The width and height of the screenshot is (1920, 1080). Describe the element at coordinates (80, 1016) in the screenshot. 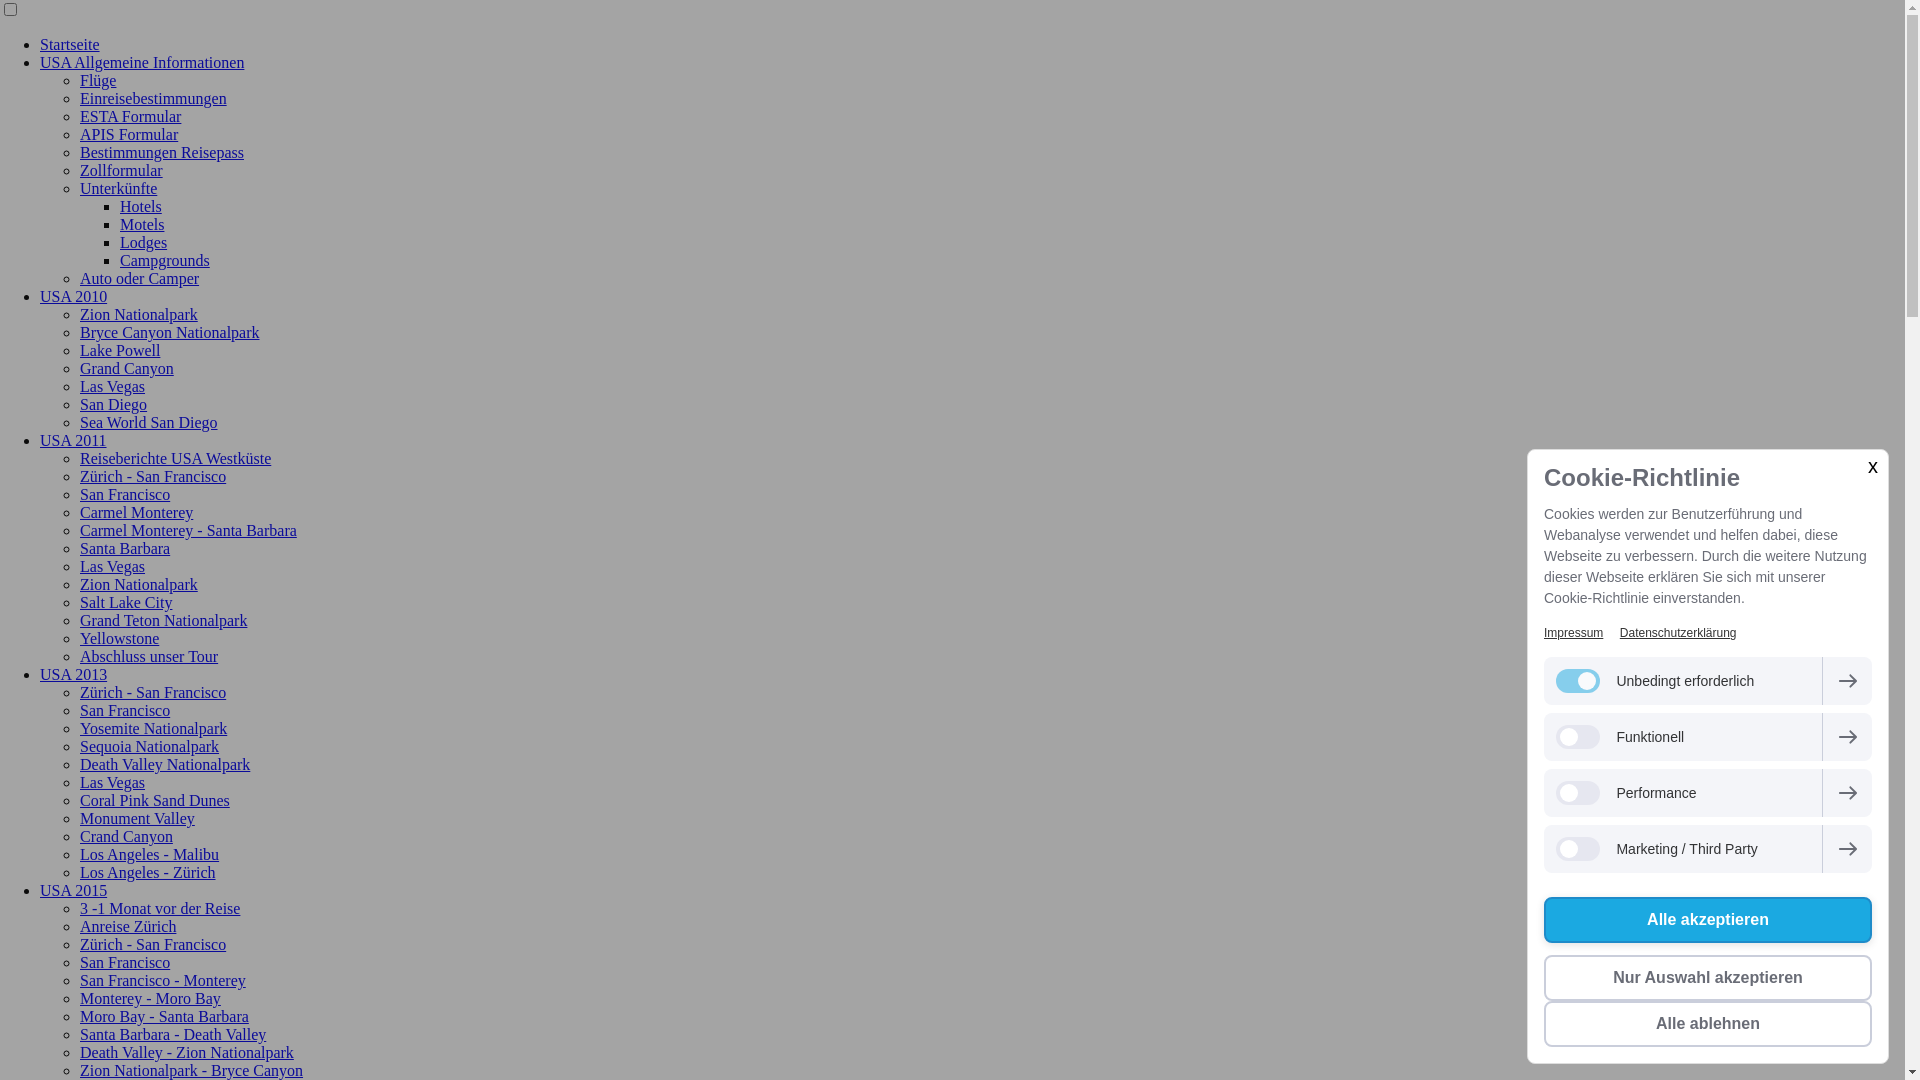

I see `'Moro Bay - Santa Barbara'` at that location.